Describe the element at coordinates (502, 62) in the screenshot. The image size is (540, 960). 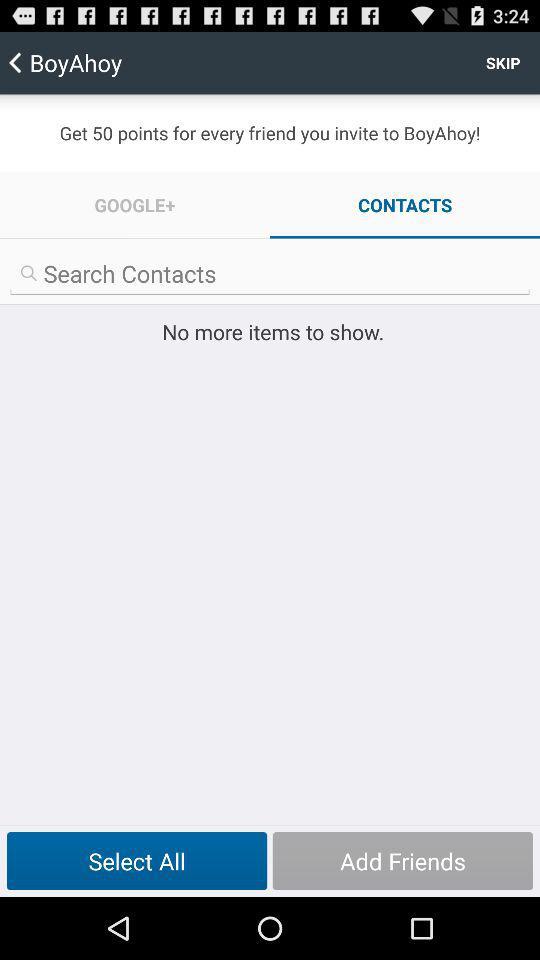
I see `item above the get 50 points item` at that location.